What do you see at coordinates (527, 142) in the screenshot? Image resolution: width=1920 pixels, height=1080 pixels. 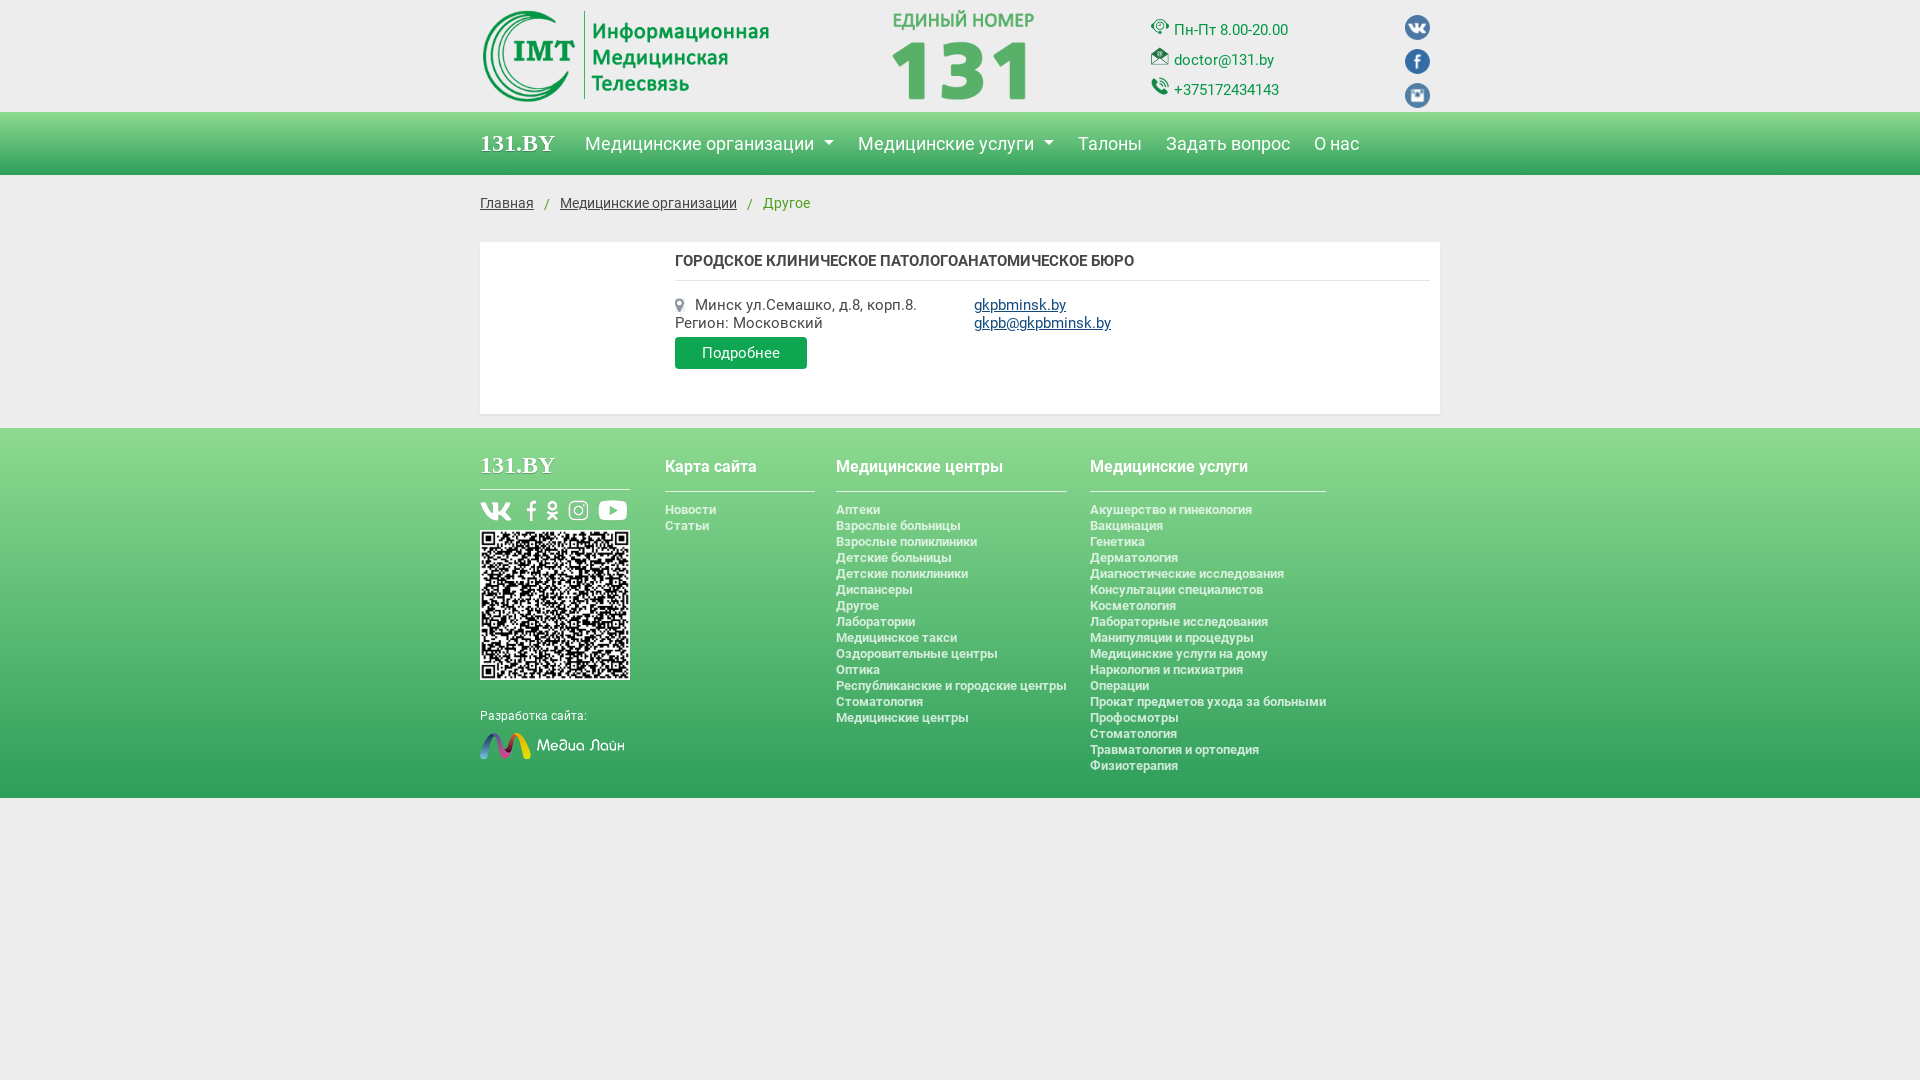 I see `'131.BY'` at bounding box center [527, 142].